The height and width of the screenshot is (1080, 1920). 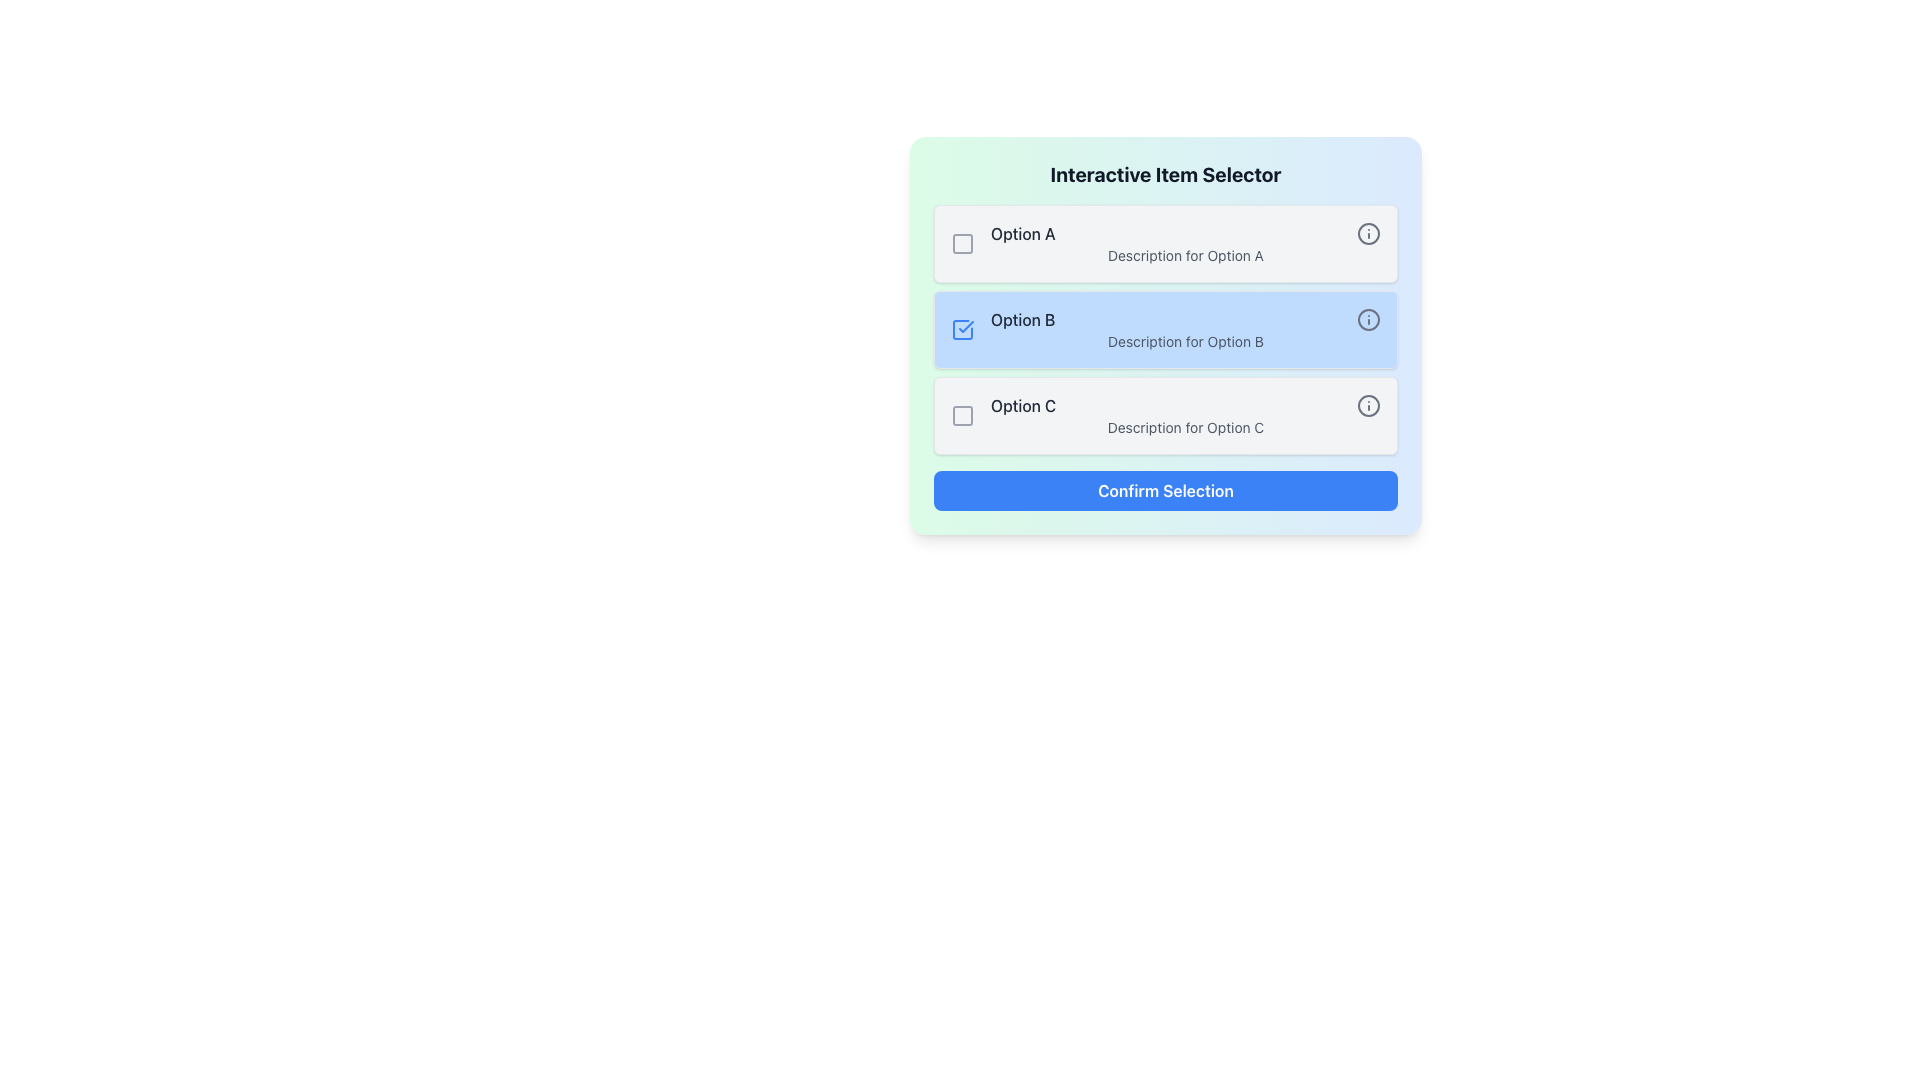 What do you see at coordinates (963, 242) in the screenshot?
I see `the checkbox control for 'Option A', which is visually indicated by the decorative SVG element within its bounds` at bounding box center [963, 242].